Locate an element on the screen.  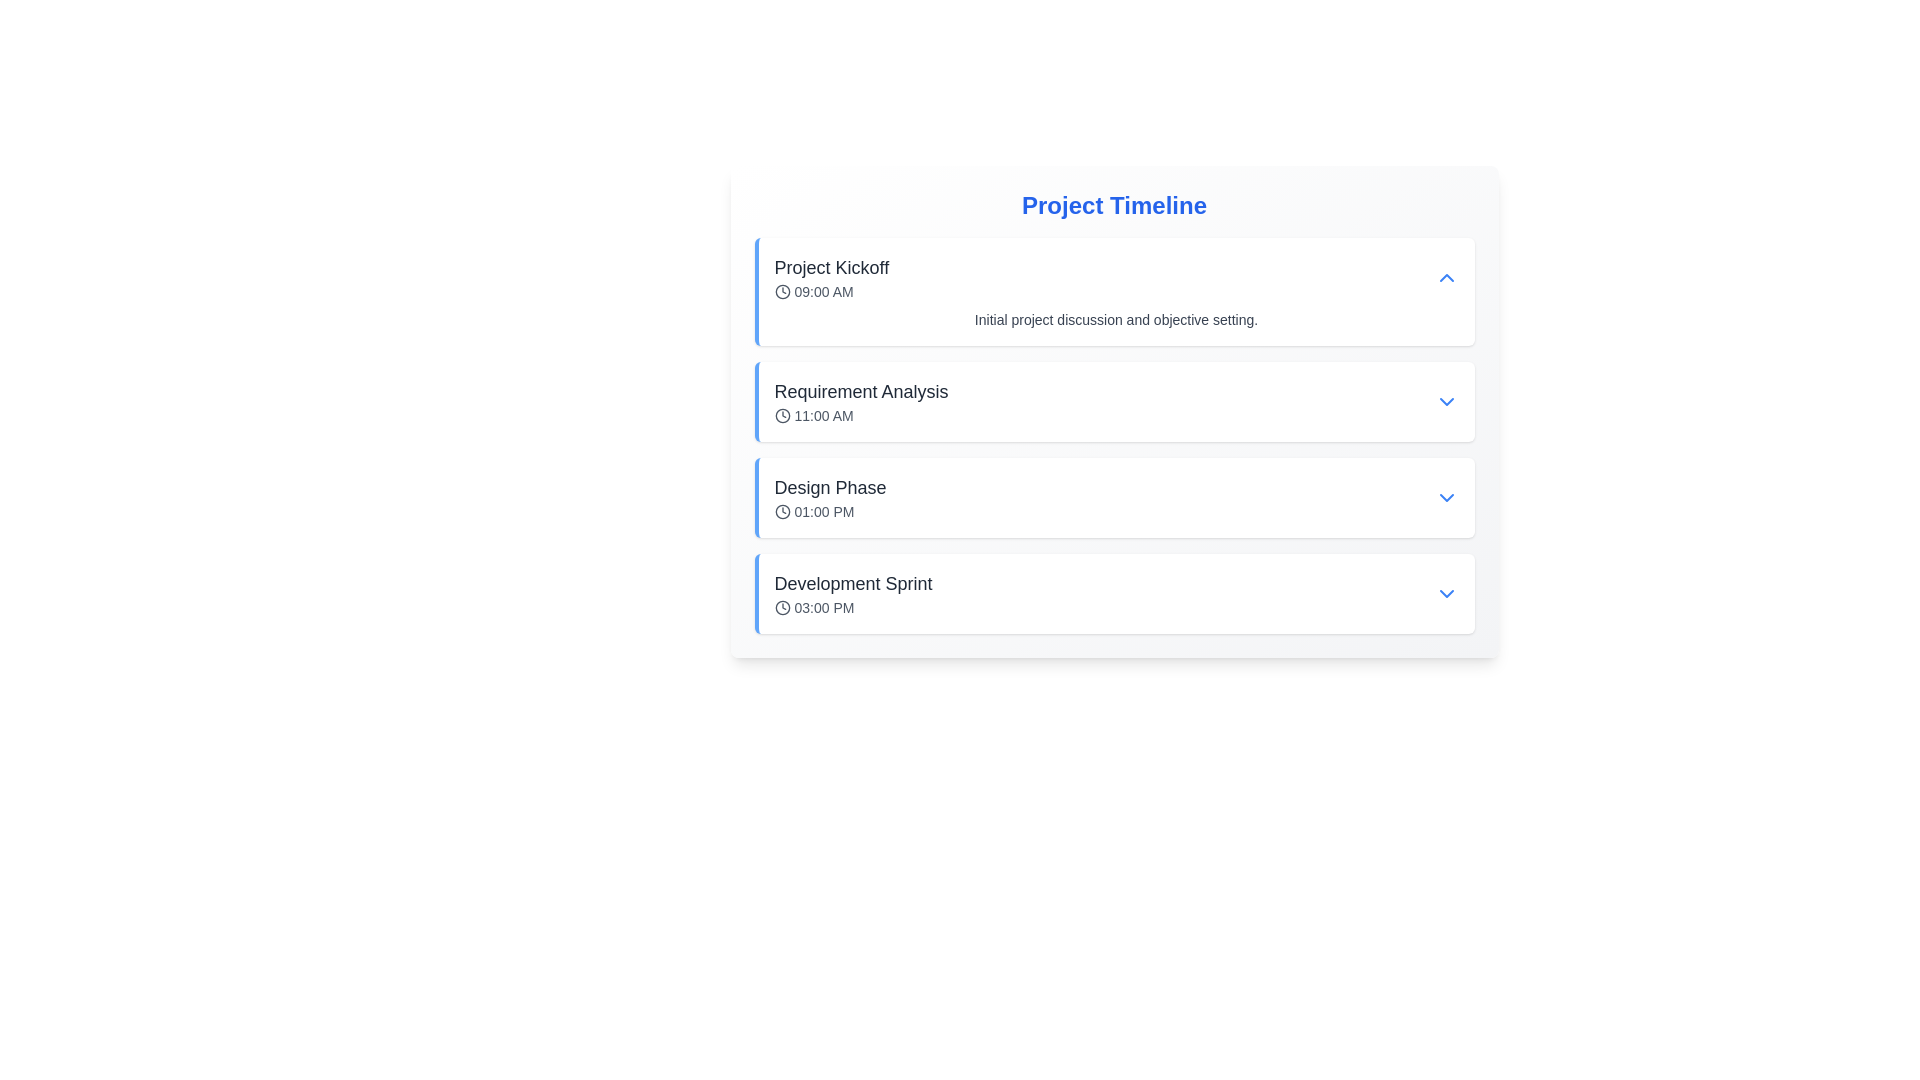
the toggle button located at the extreme right within the 'Design Phase' section is located at coordinates (1446, 496).